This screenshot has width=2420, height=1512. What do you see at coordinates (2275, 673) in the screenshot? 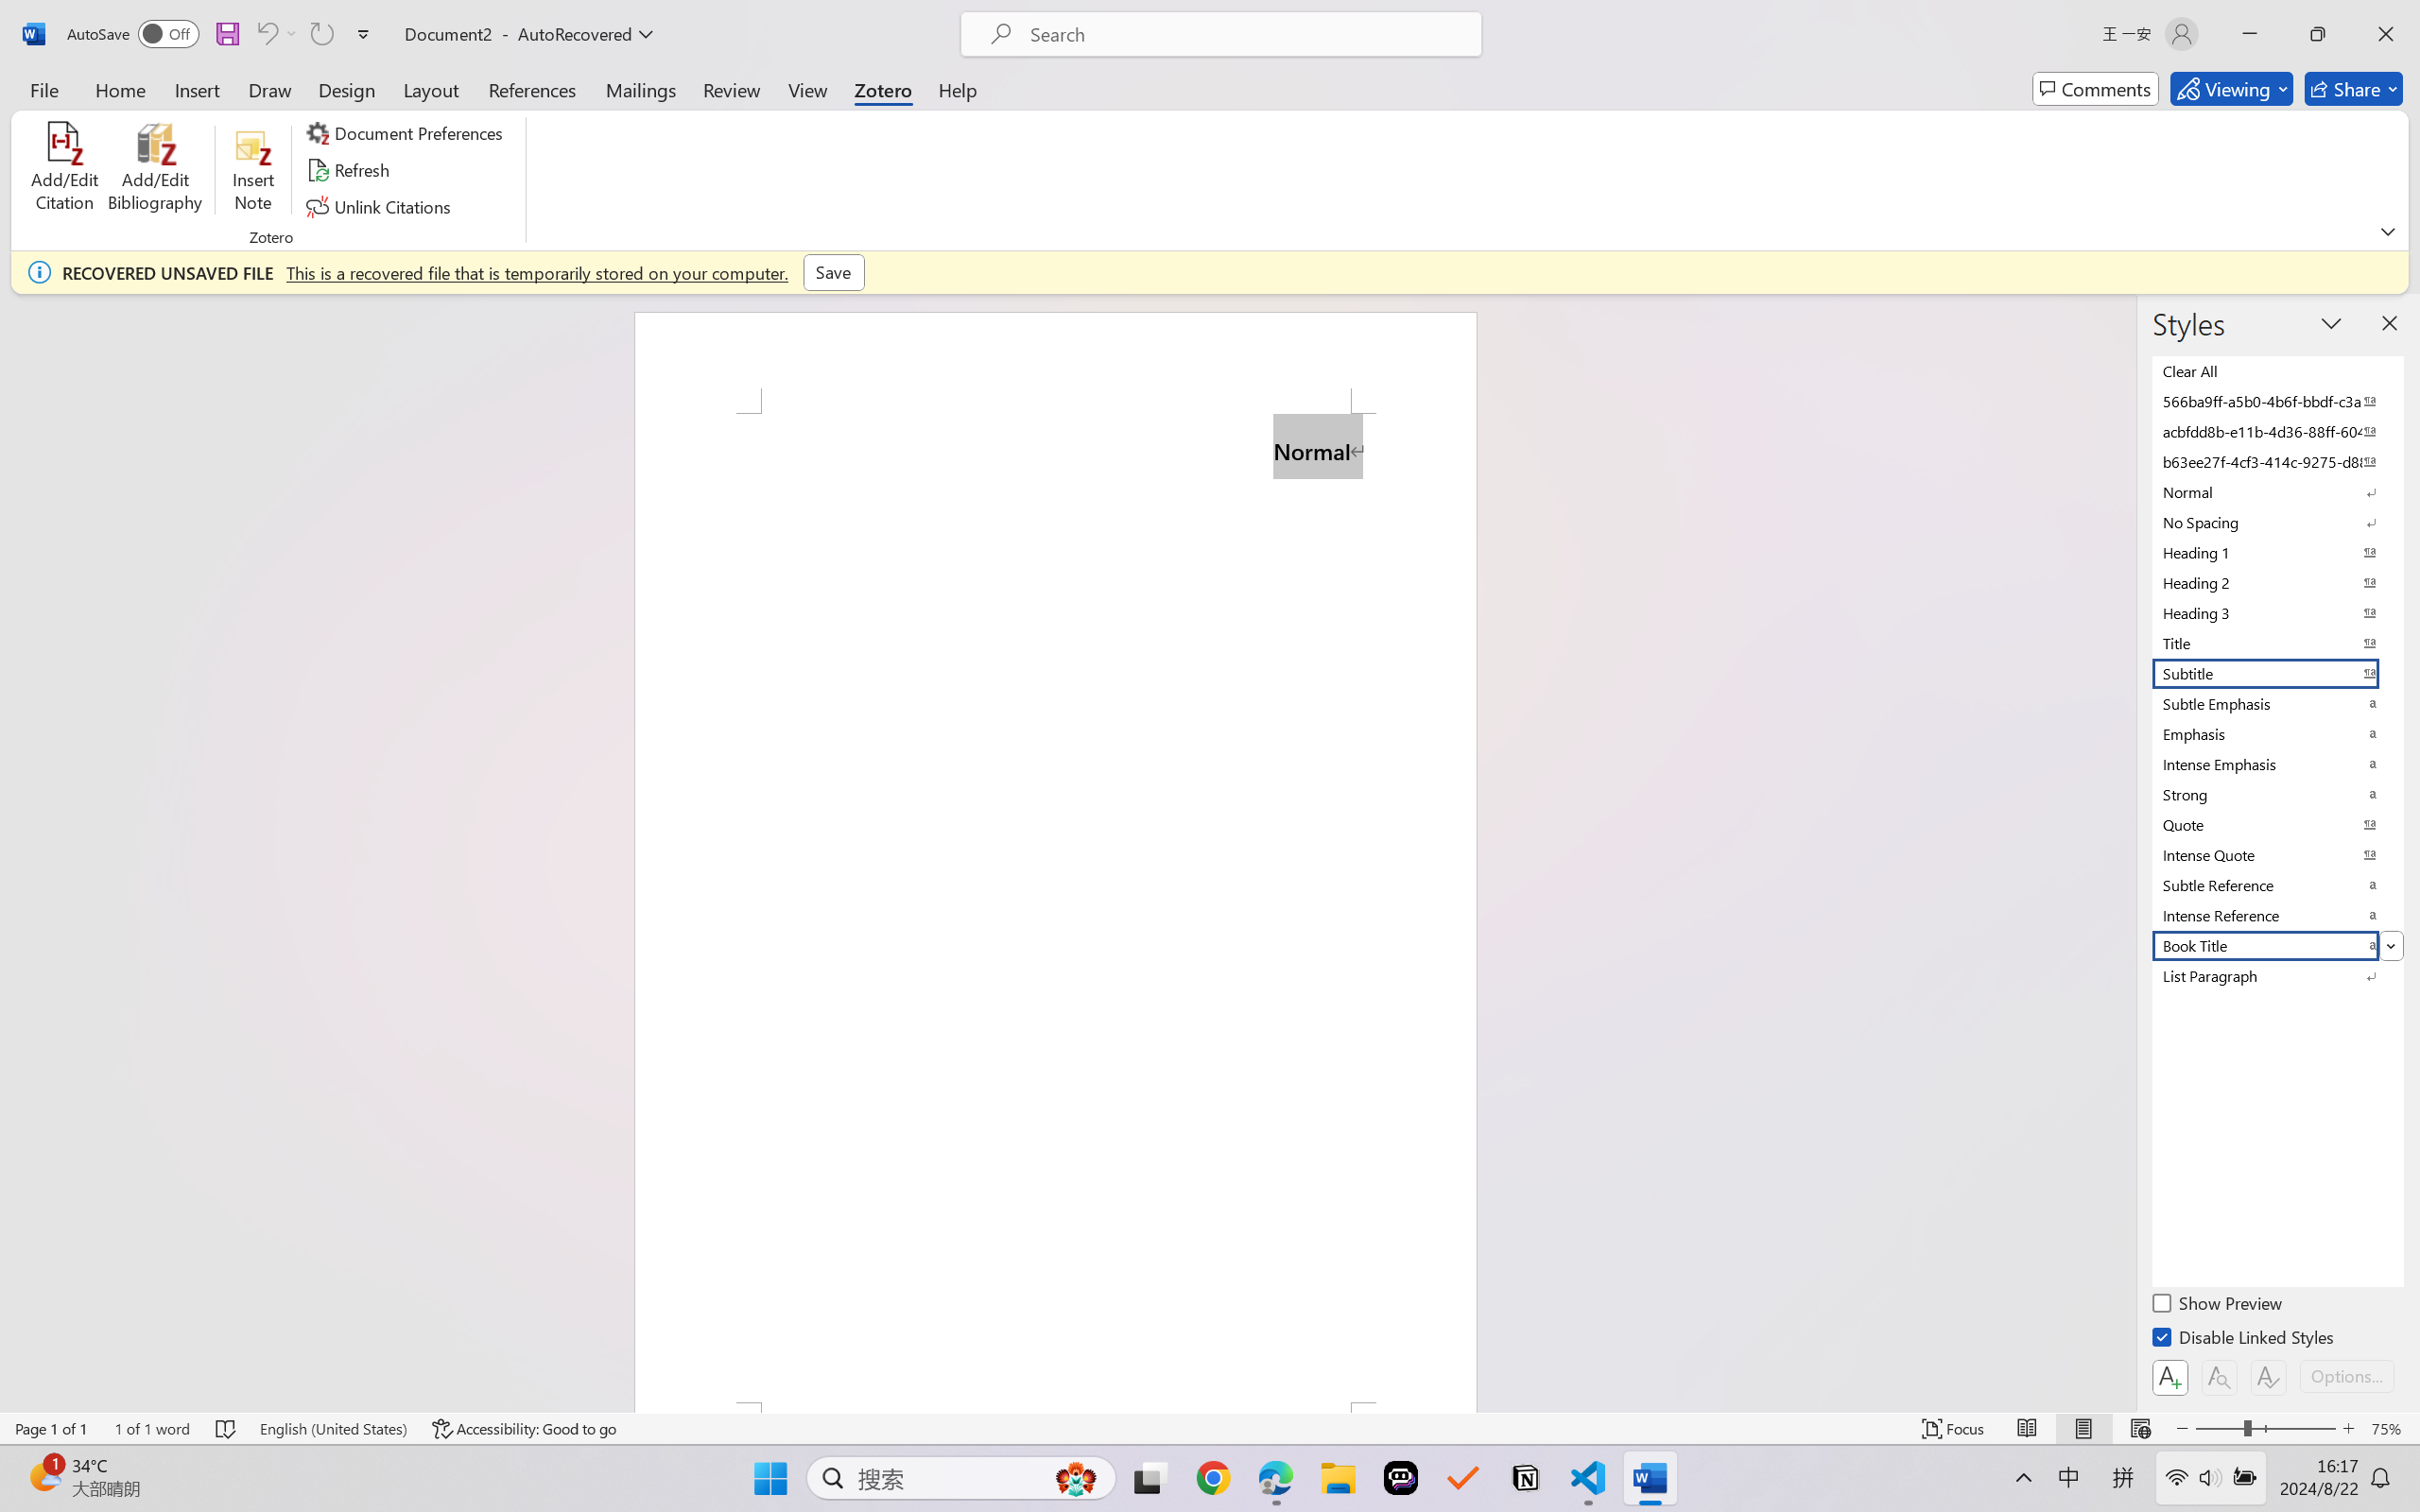
I see `'Subtitle'` at bounding box center [2275, 673].